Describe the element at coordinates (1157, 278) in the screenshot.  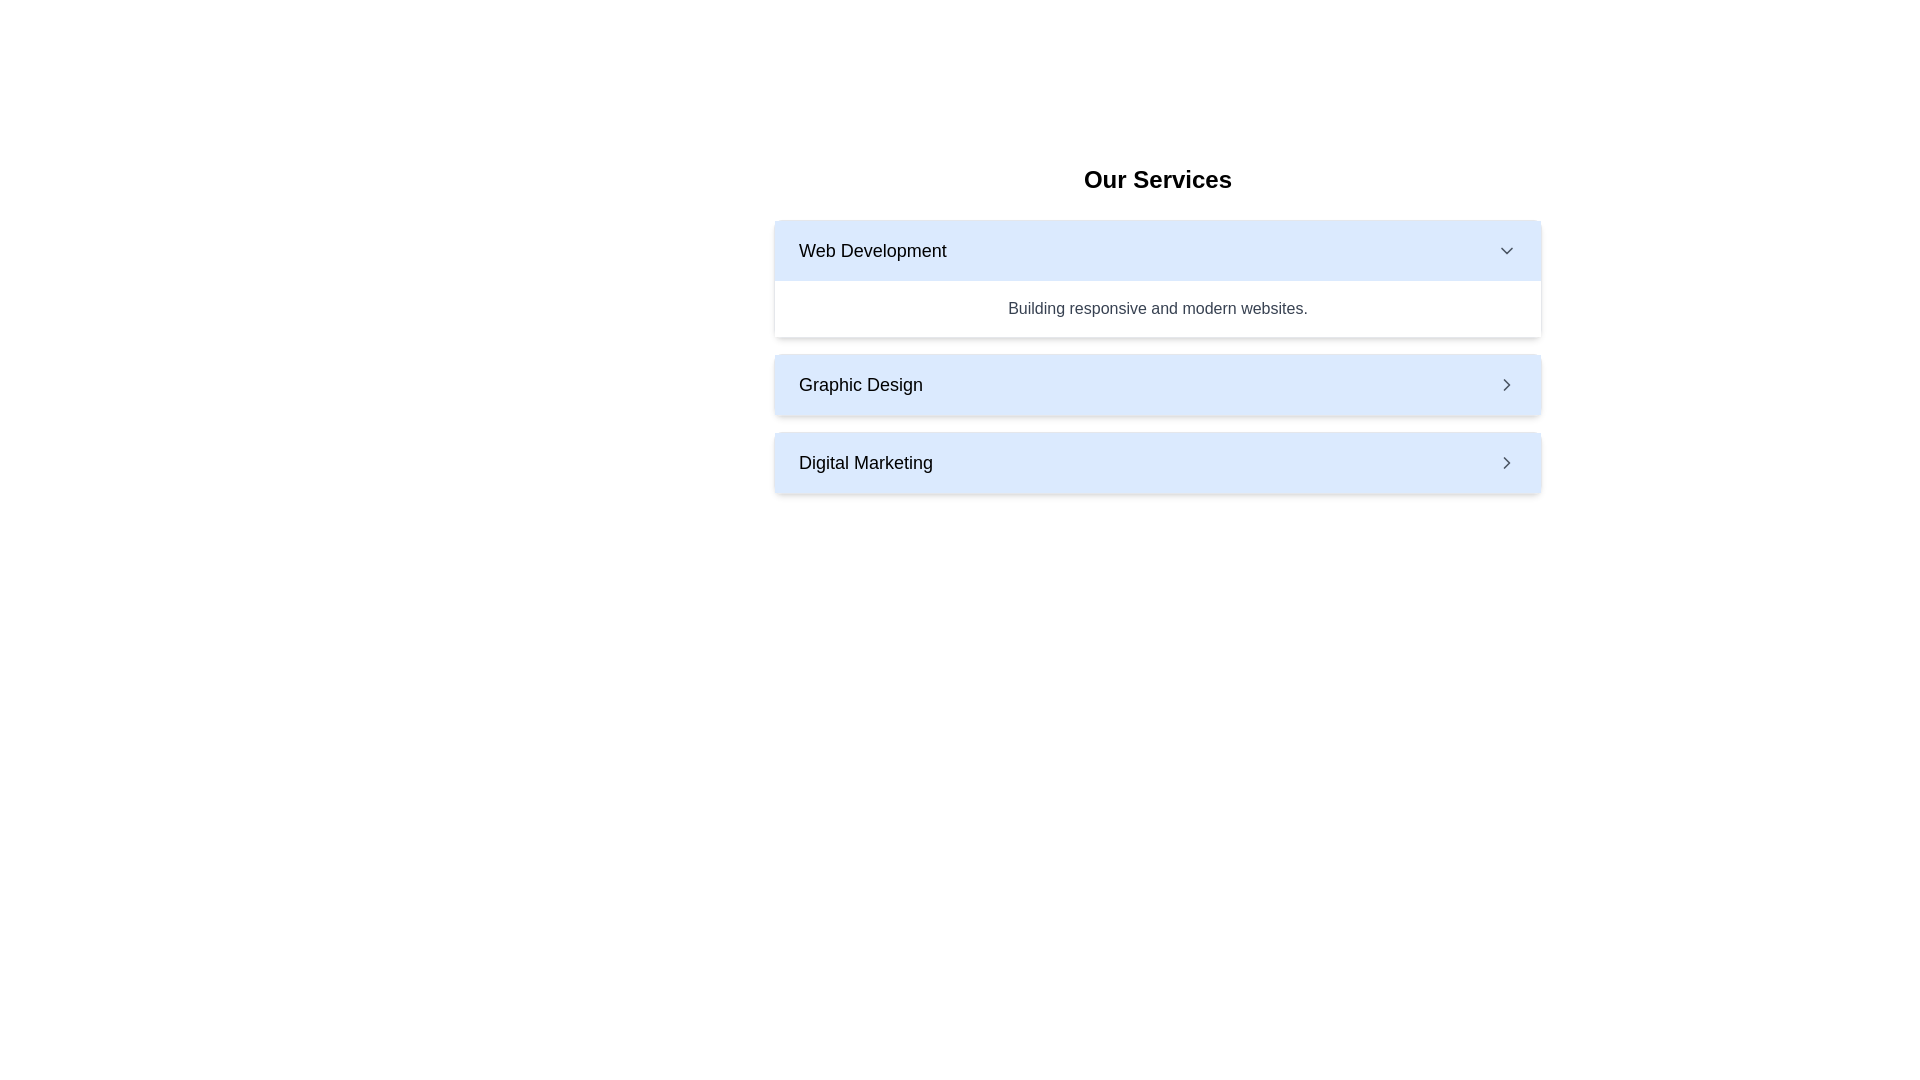
I see `the first Card element in the list` at that location.